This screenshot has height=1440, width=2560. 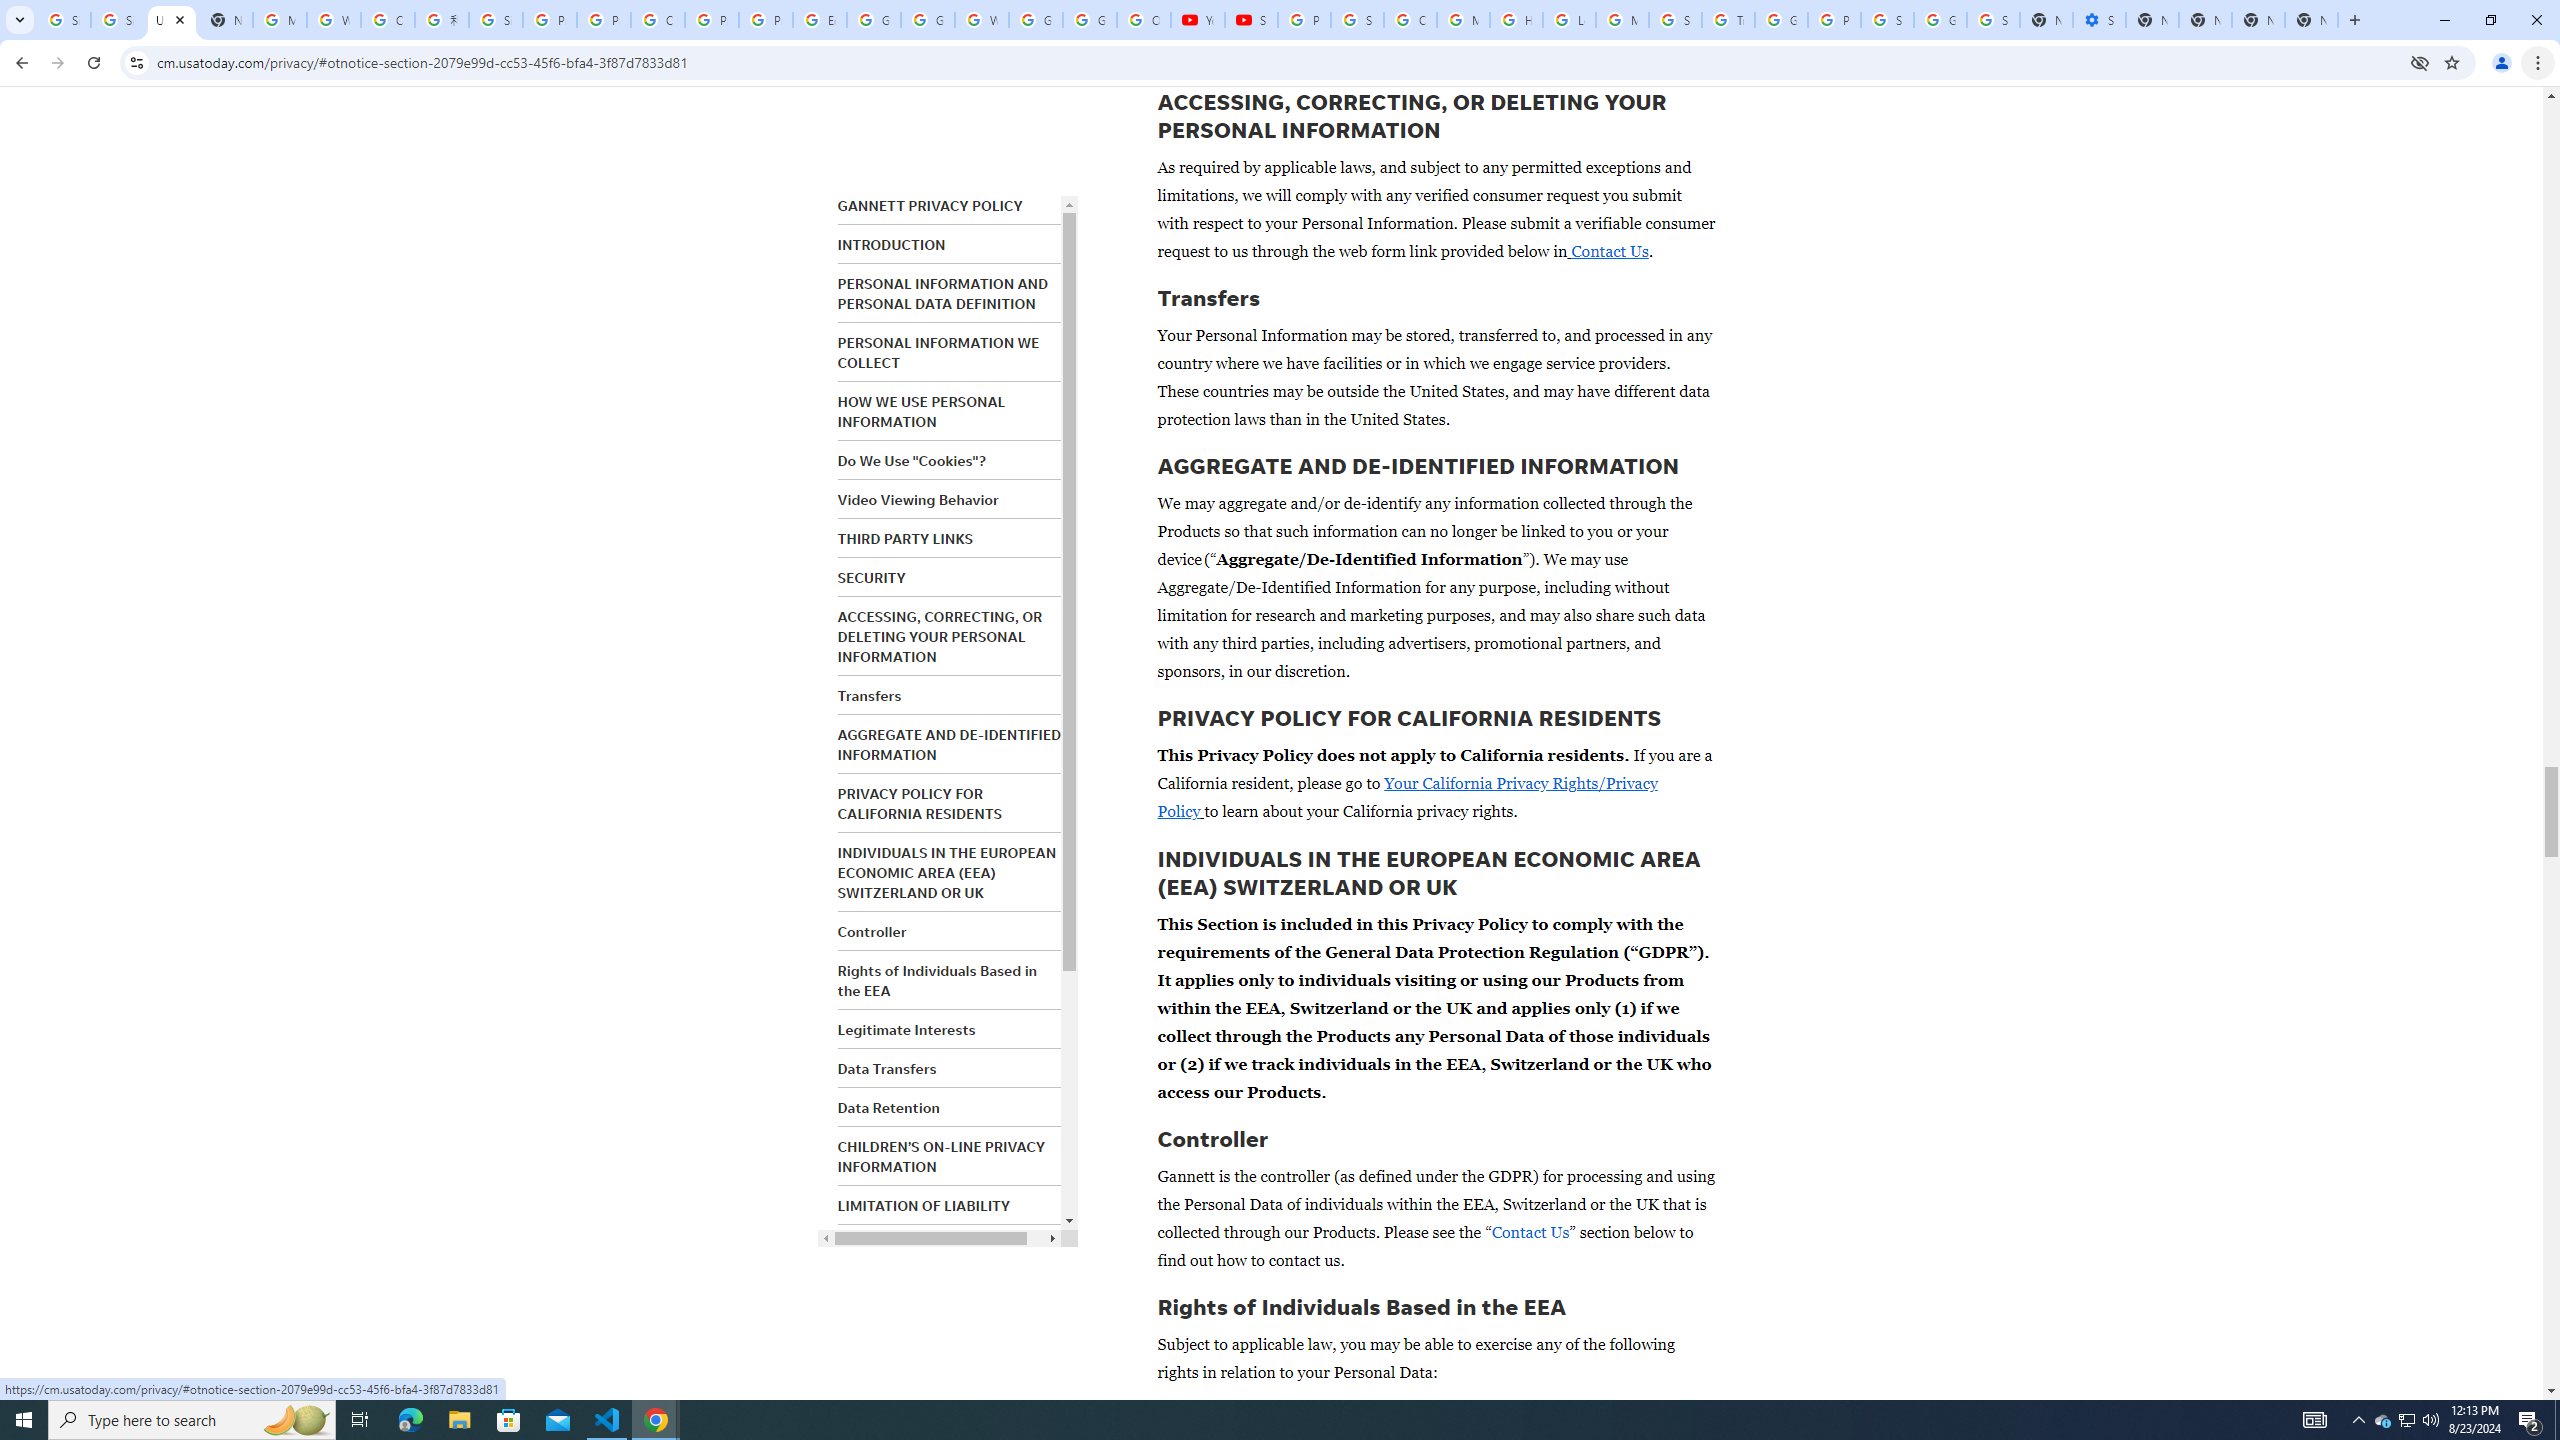 What do you see at coordinates (819, 19) in the screenshot?
I see `'Edit and view right-to-left text - Google Docs Editors Help'` at bounding box center [819, 19].